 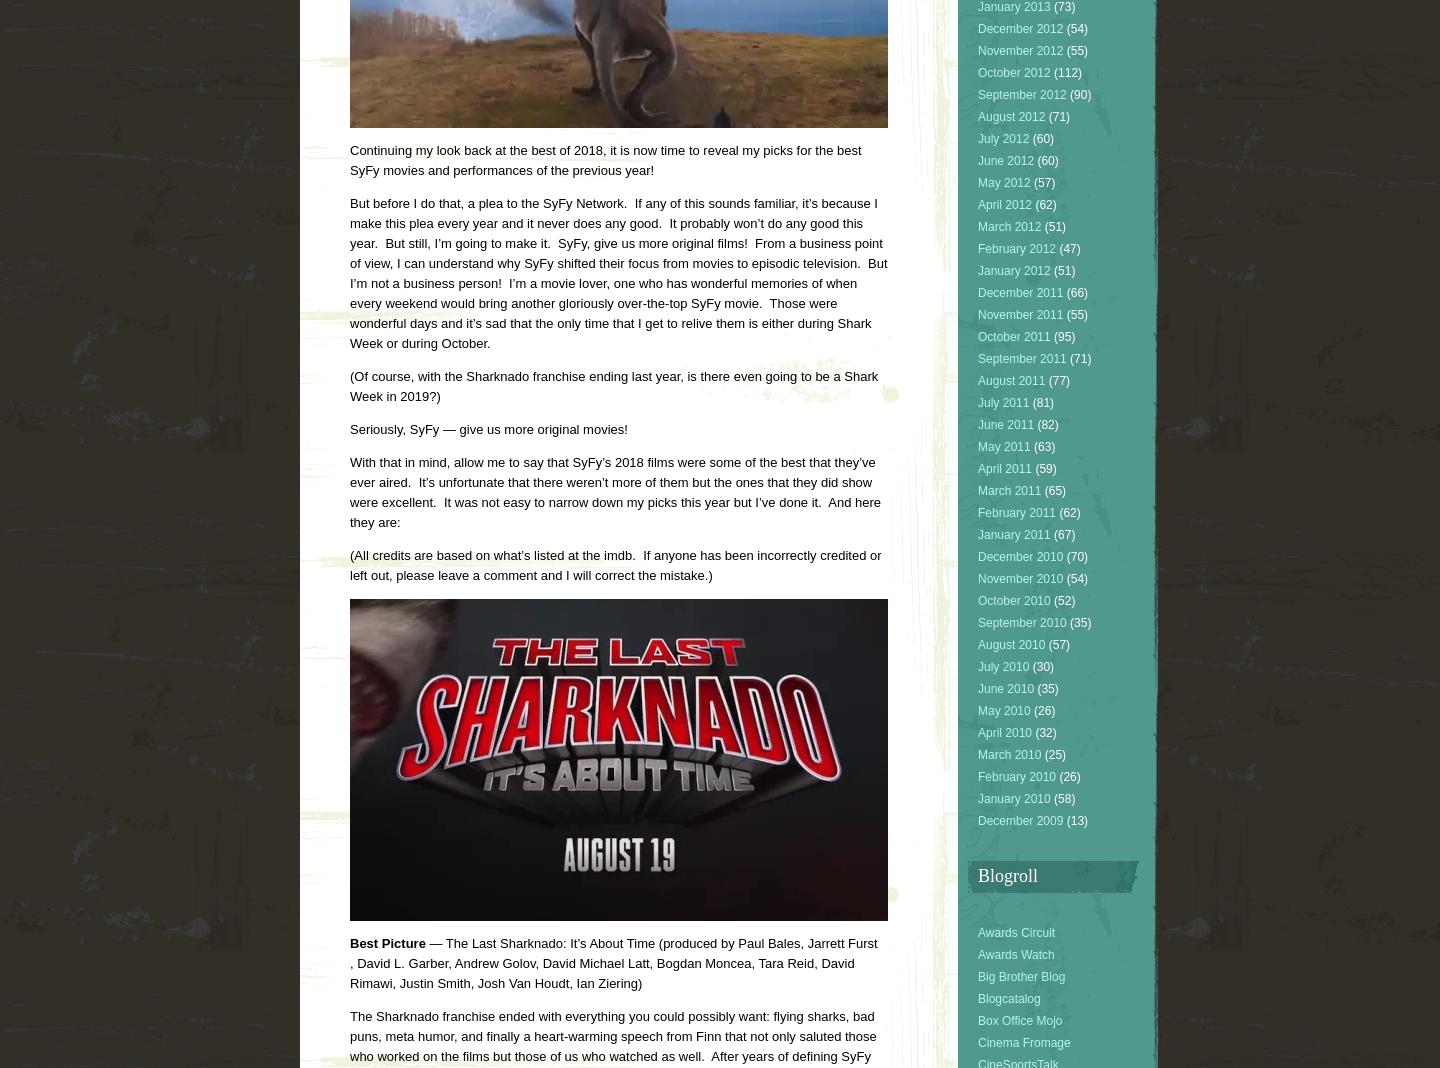 What do you see at coordinates (1008, 226) in the screenshot?
I see `'March 2012'` at bounding box center [1008, 226].